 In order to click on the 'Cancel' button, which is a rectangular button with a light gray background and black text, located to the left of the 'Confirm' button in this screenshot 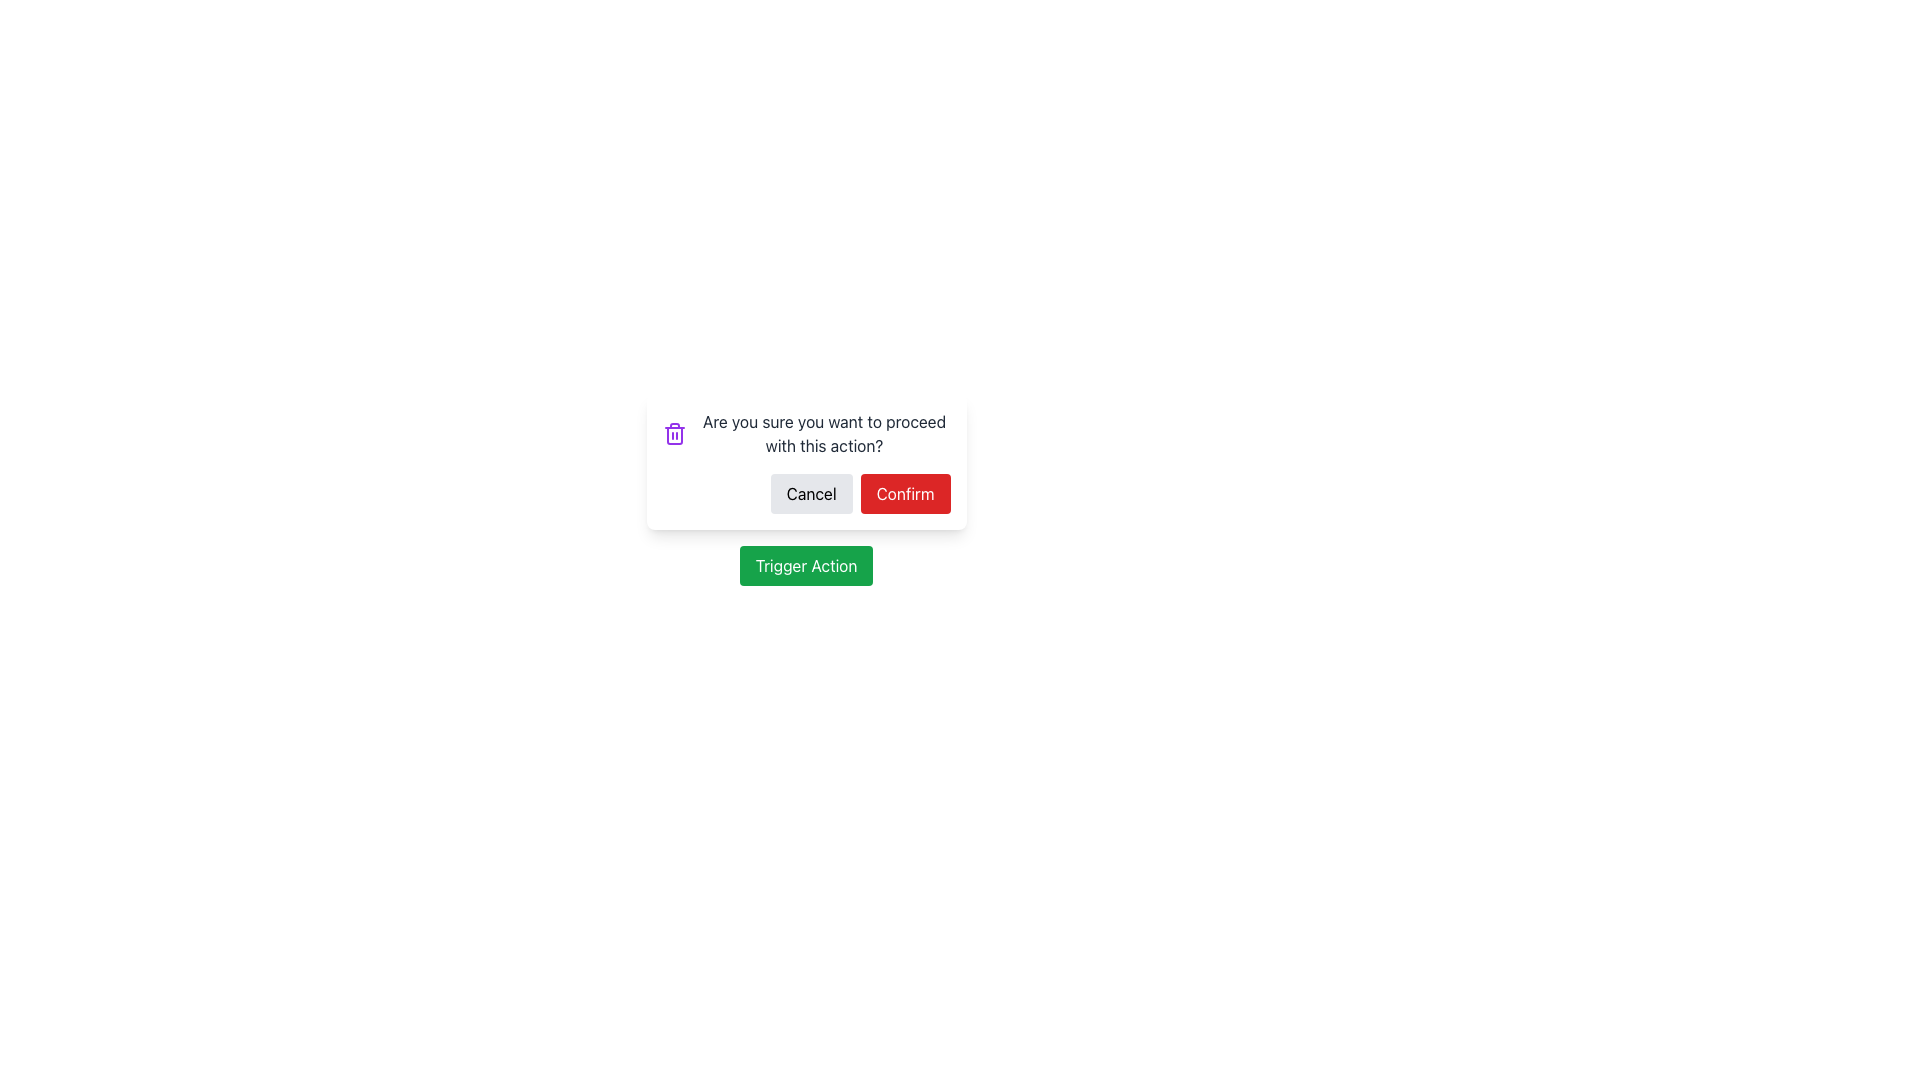, I will do `click(811, 493)`.